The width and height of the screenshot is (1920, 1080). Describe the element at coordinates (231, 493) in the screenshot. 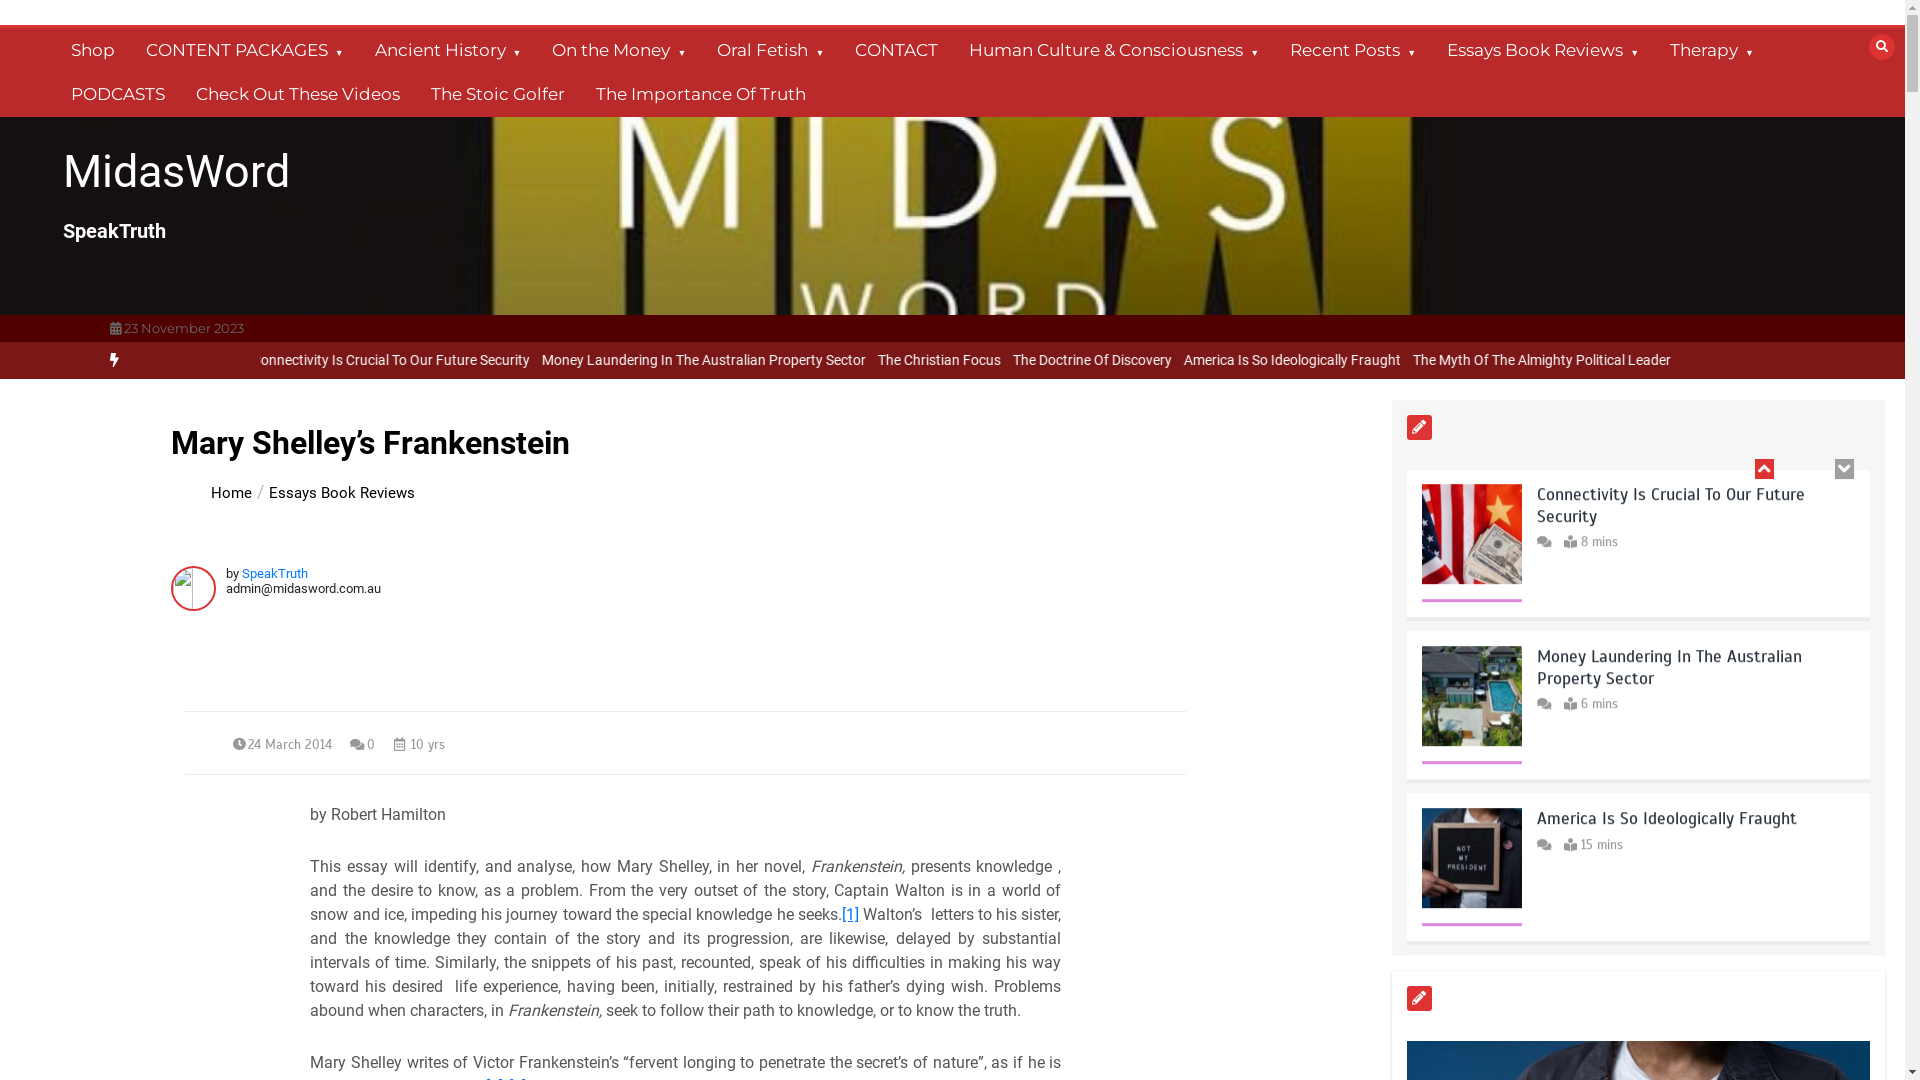

I see `'Home'` at that location.